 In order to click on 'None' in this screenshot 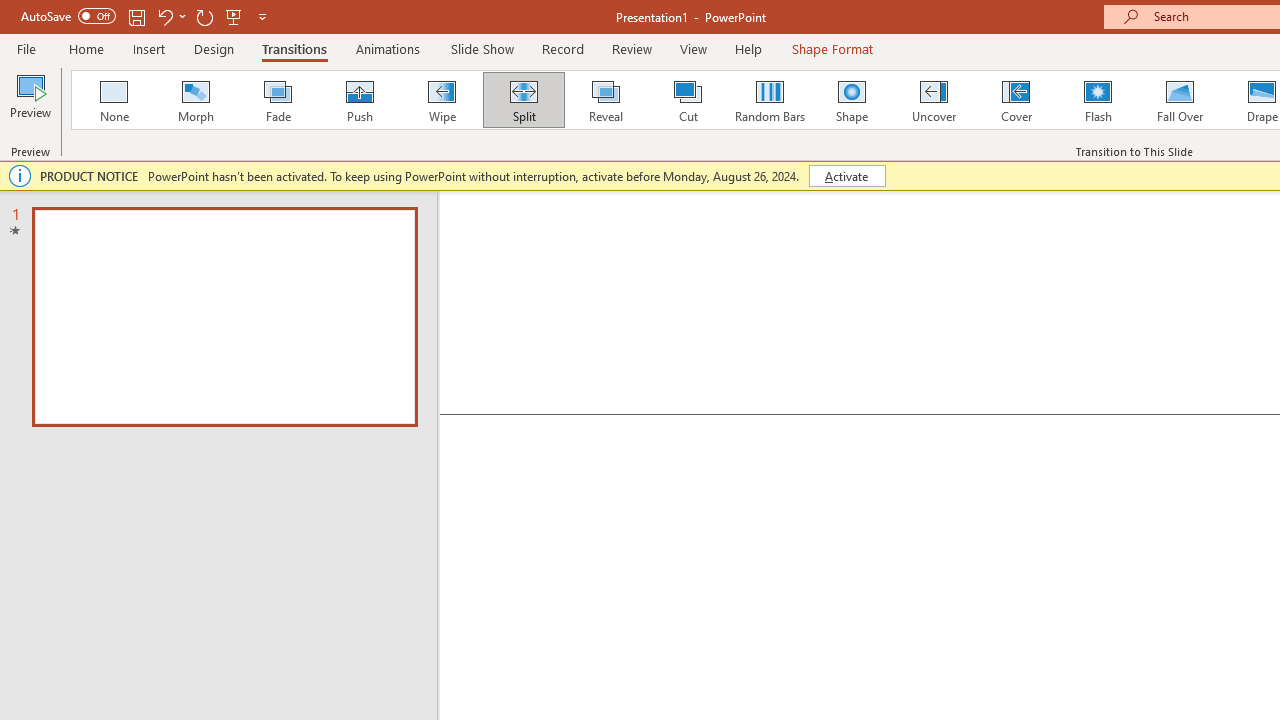, I will do `click(112, 100)`.